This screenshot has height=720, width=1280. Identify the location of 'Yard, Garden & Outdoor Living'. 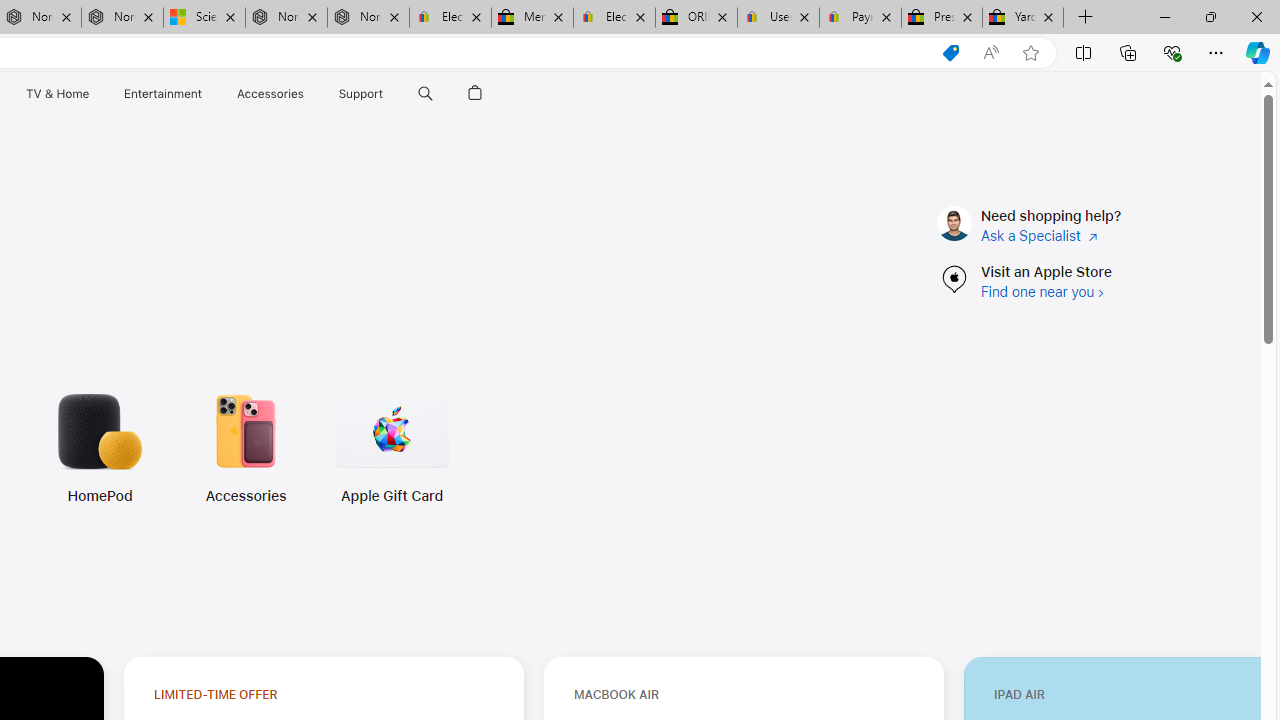
(1023, 17).